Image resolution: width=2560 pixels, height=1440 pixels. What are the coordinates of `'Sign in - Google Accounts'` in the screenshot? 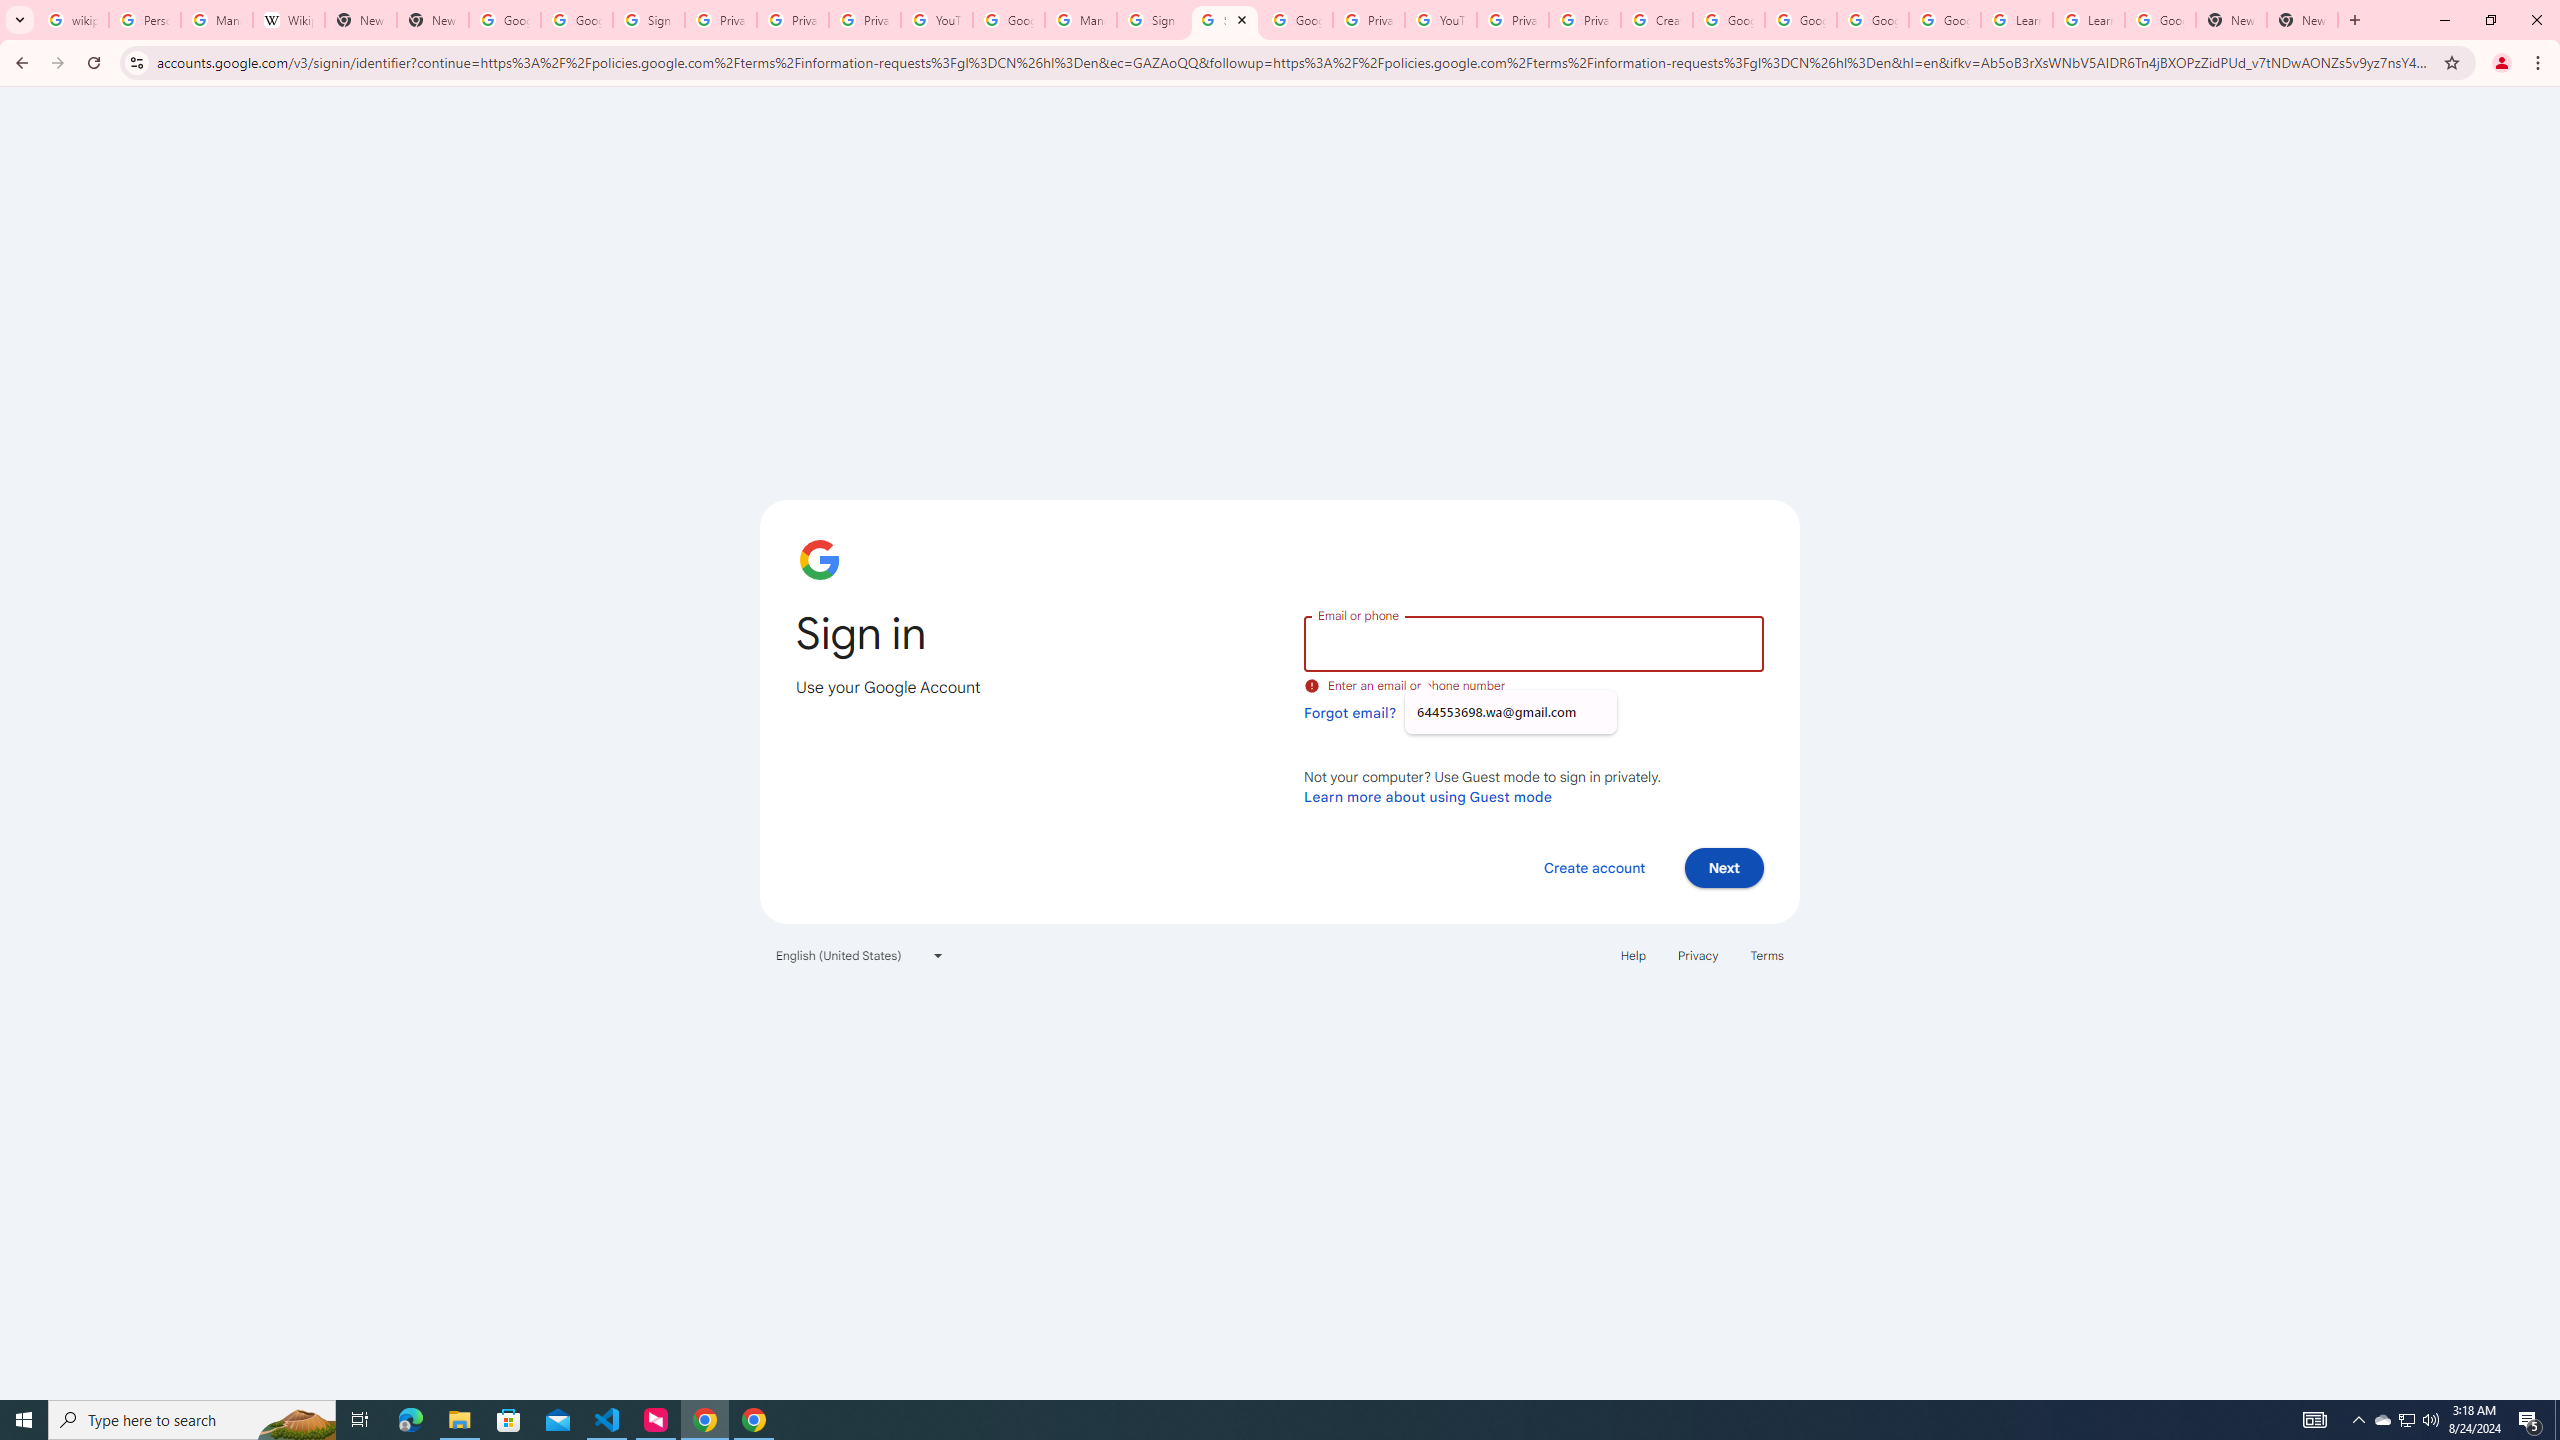 It's located at (1223, 19).